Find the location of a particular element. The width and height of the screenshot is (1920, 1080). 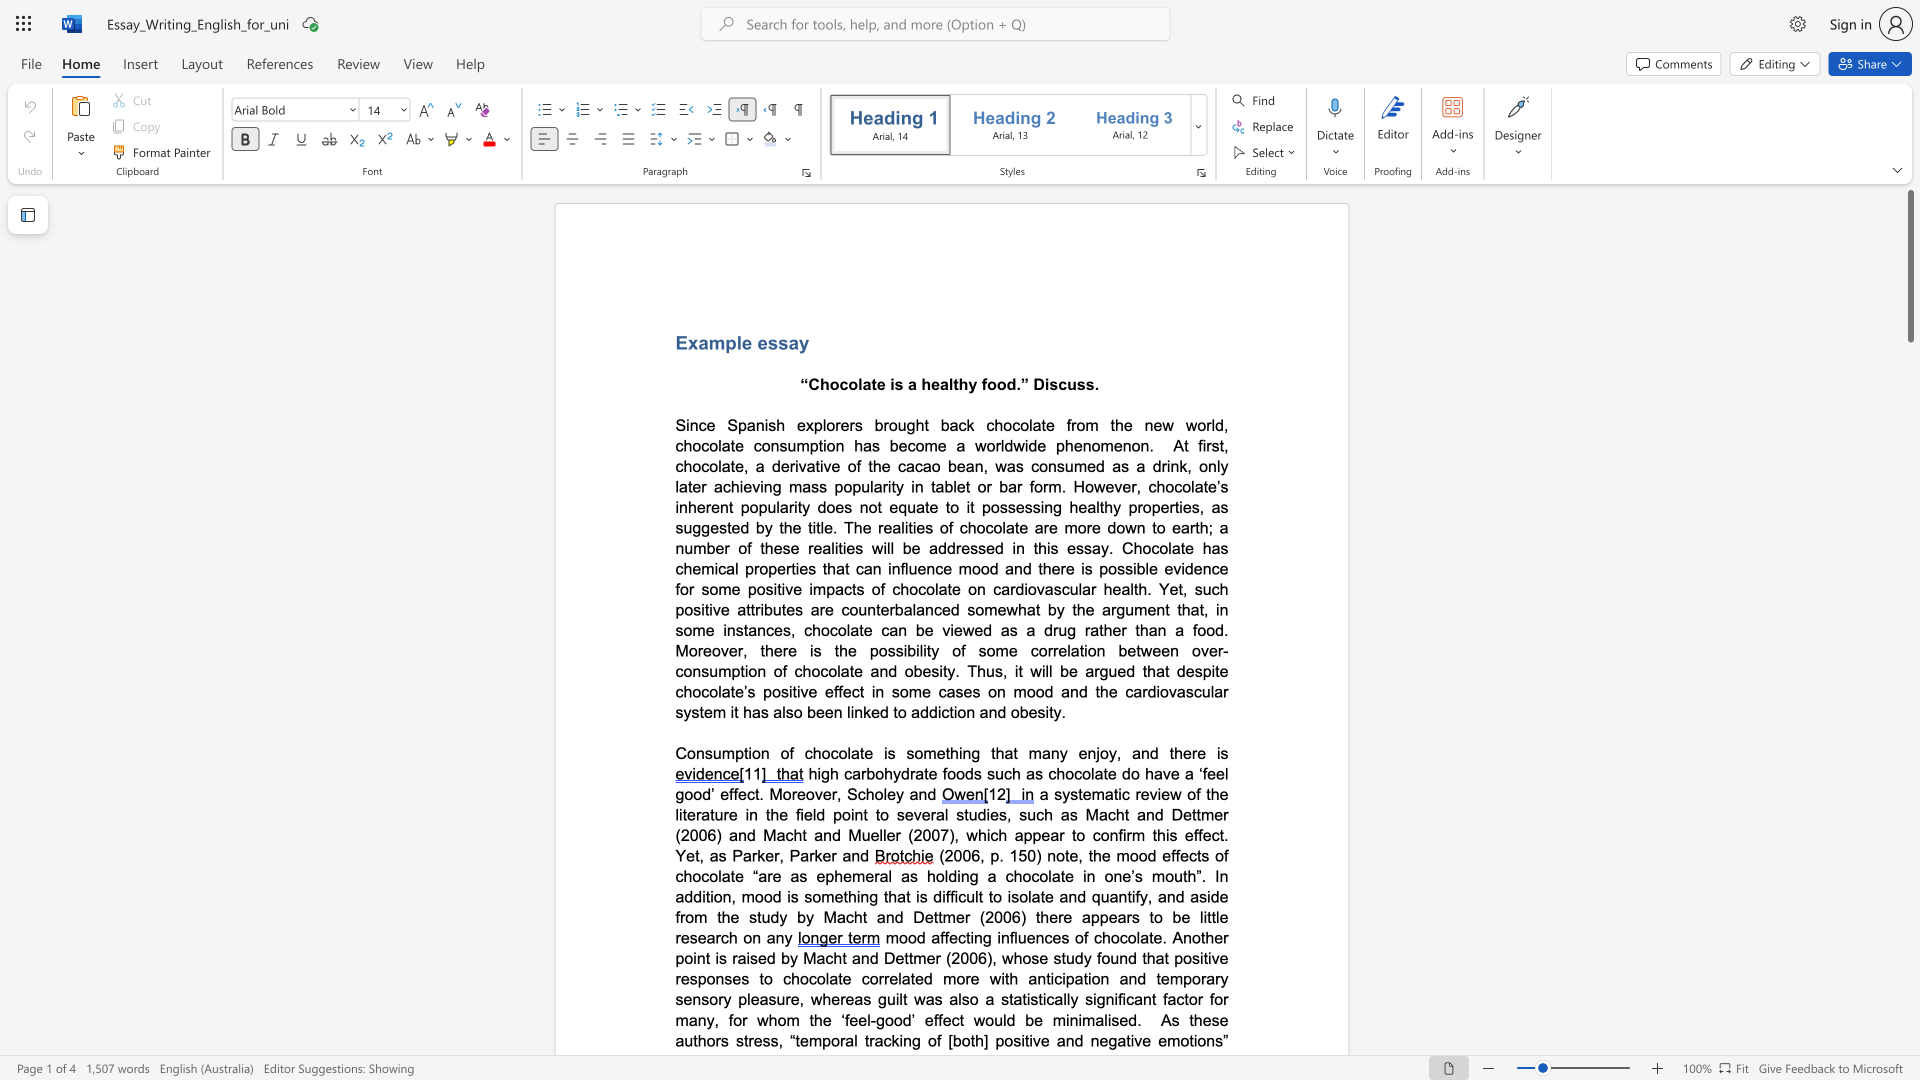

the scrollbar on the right is located at coordinates (1909, 650).